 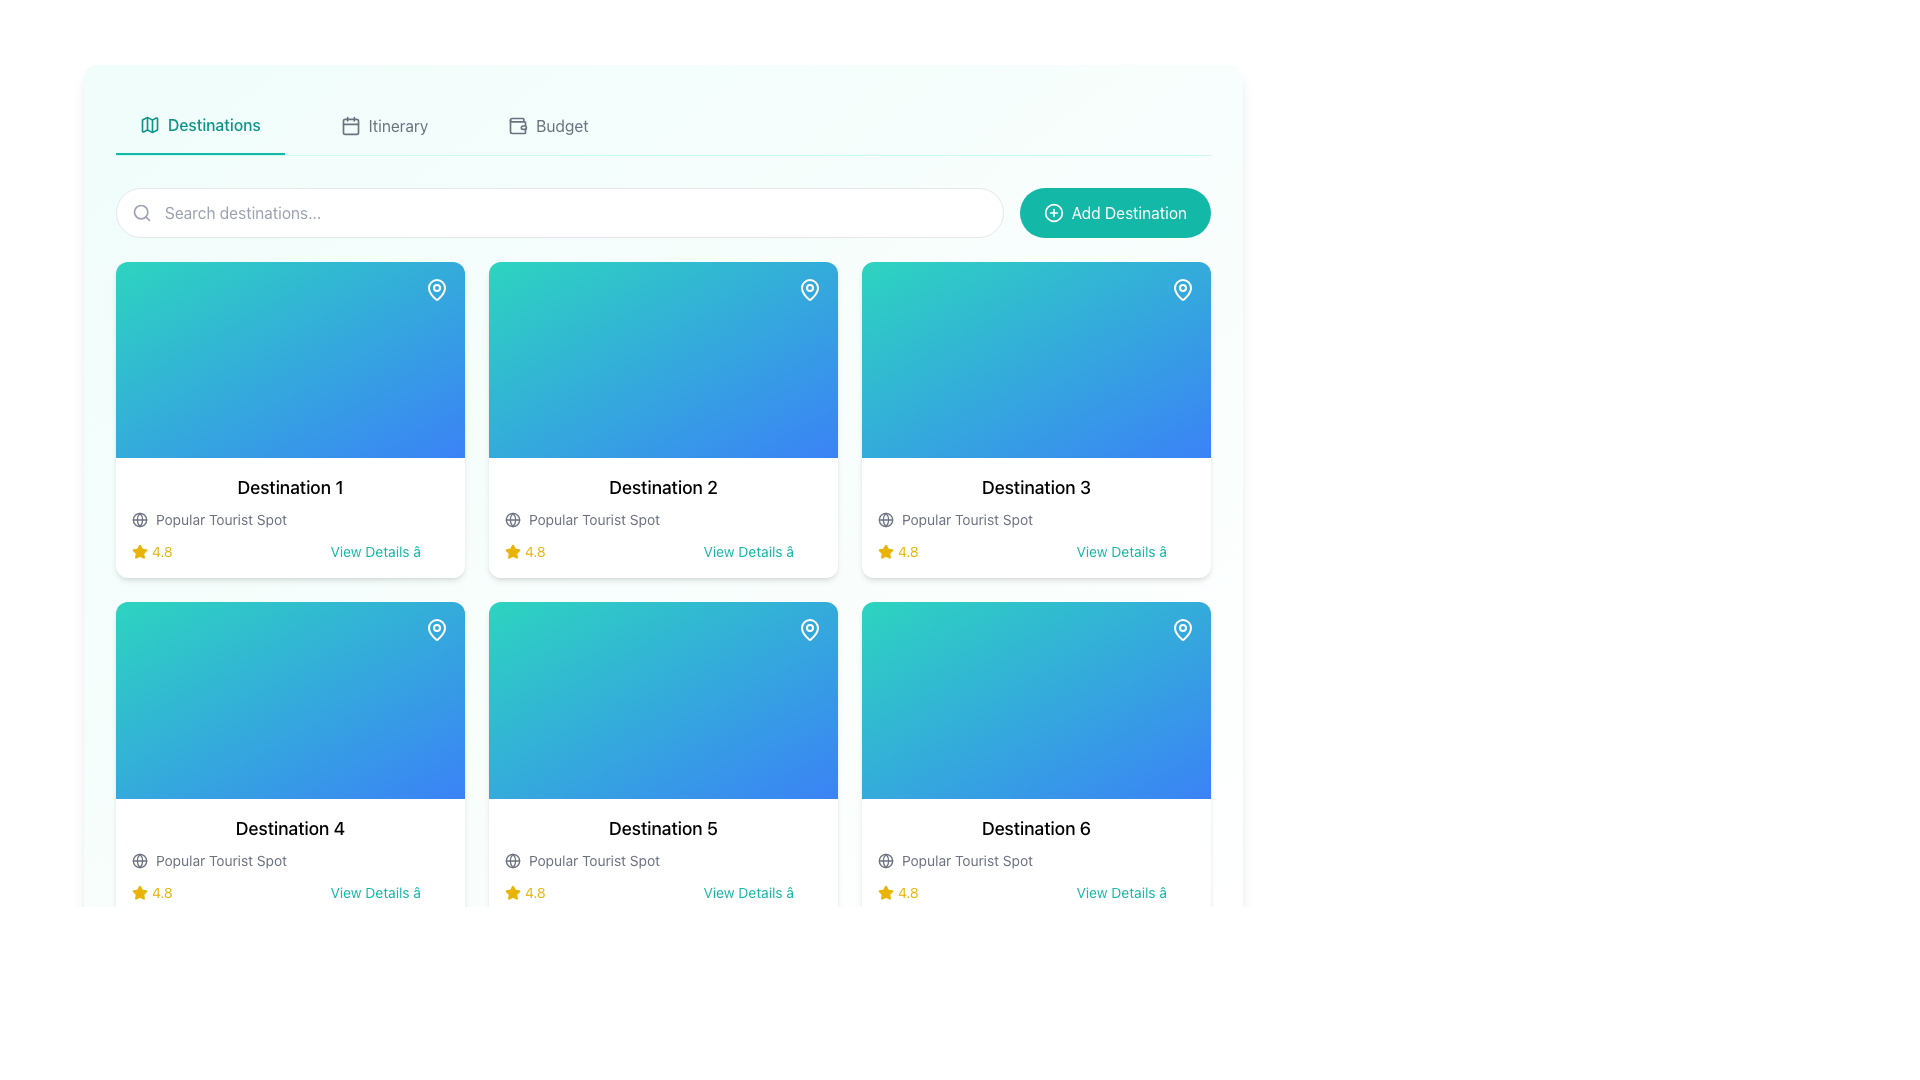 What do you see at coordinates (200, 126) in the screenshot?
I see `the 'Destinations' Navigation Button, which is the leftmost button in the navigation bar` at bounding box center [200, 126].